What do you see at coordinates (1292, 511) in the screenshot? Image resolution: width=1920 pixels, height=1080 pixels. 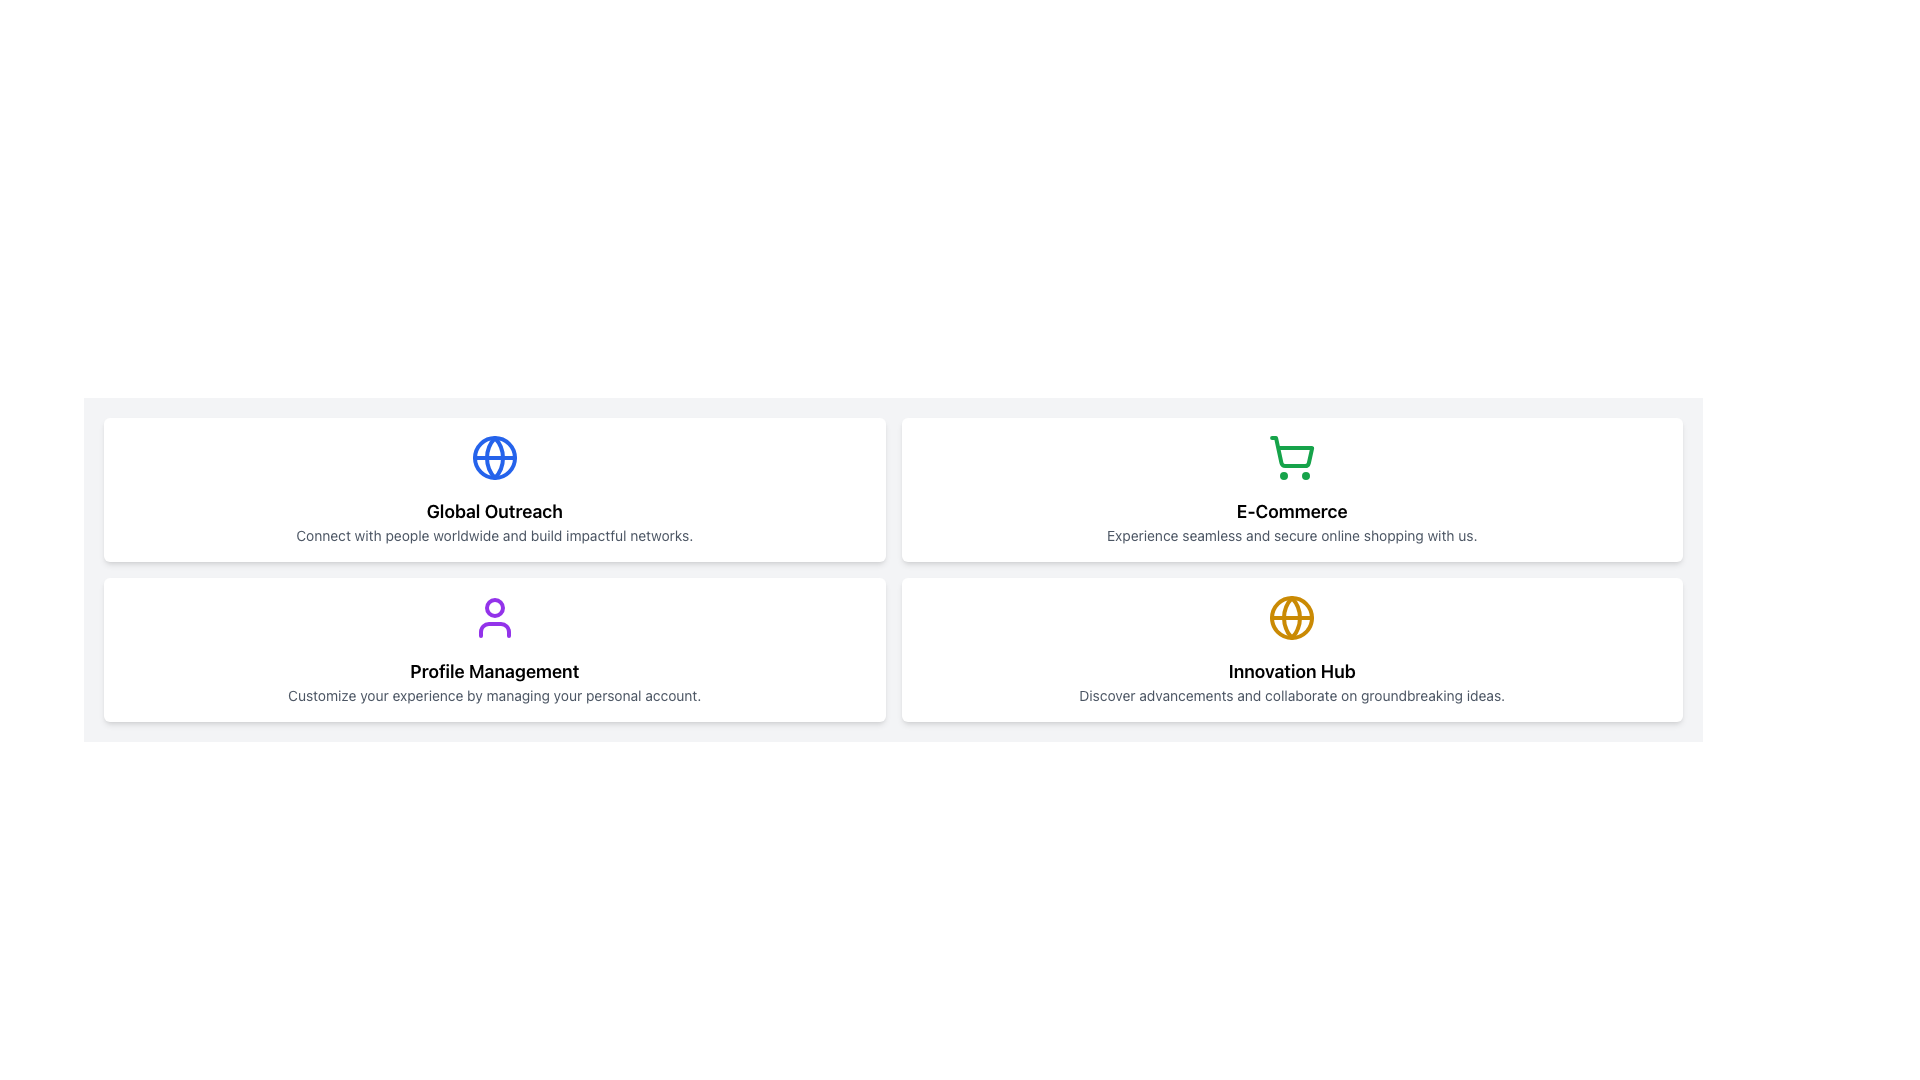 I see `the title text element in the top-right card of the grid layout that indicates E-Commerce, located below the green cart icon` at bounding box center [1292, 511].